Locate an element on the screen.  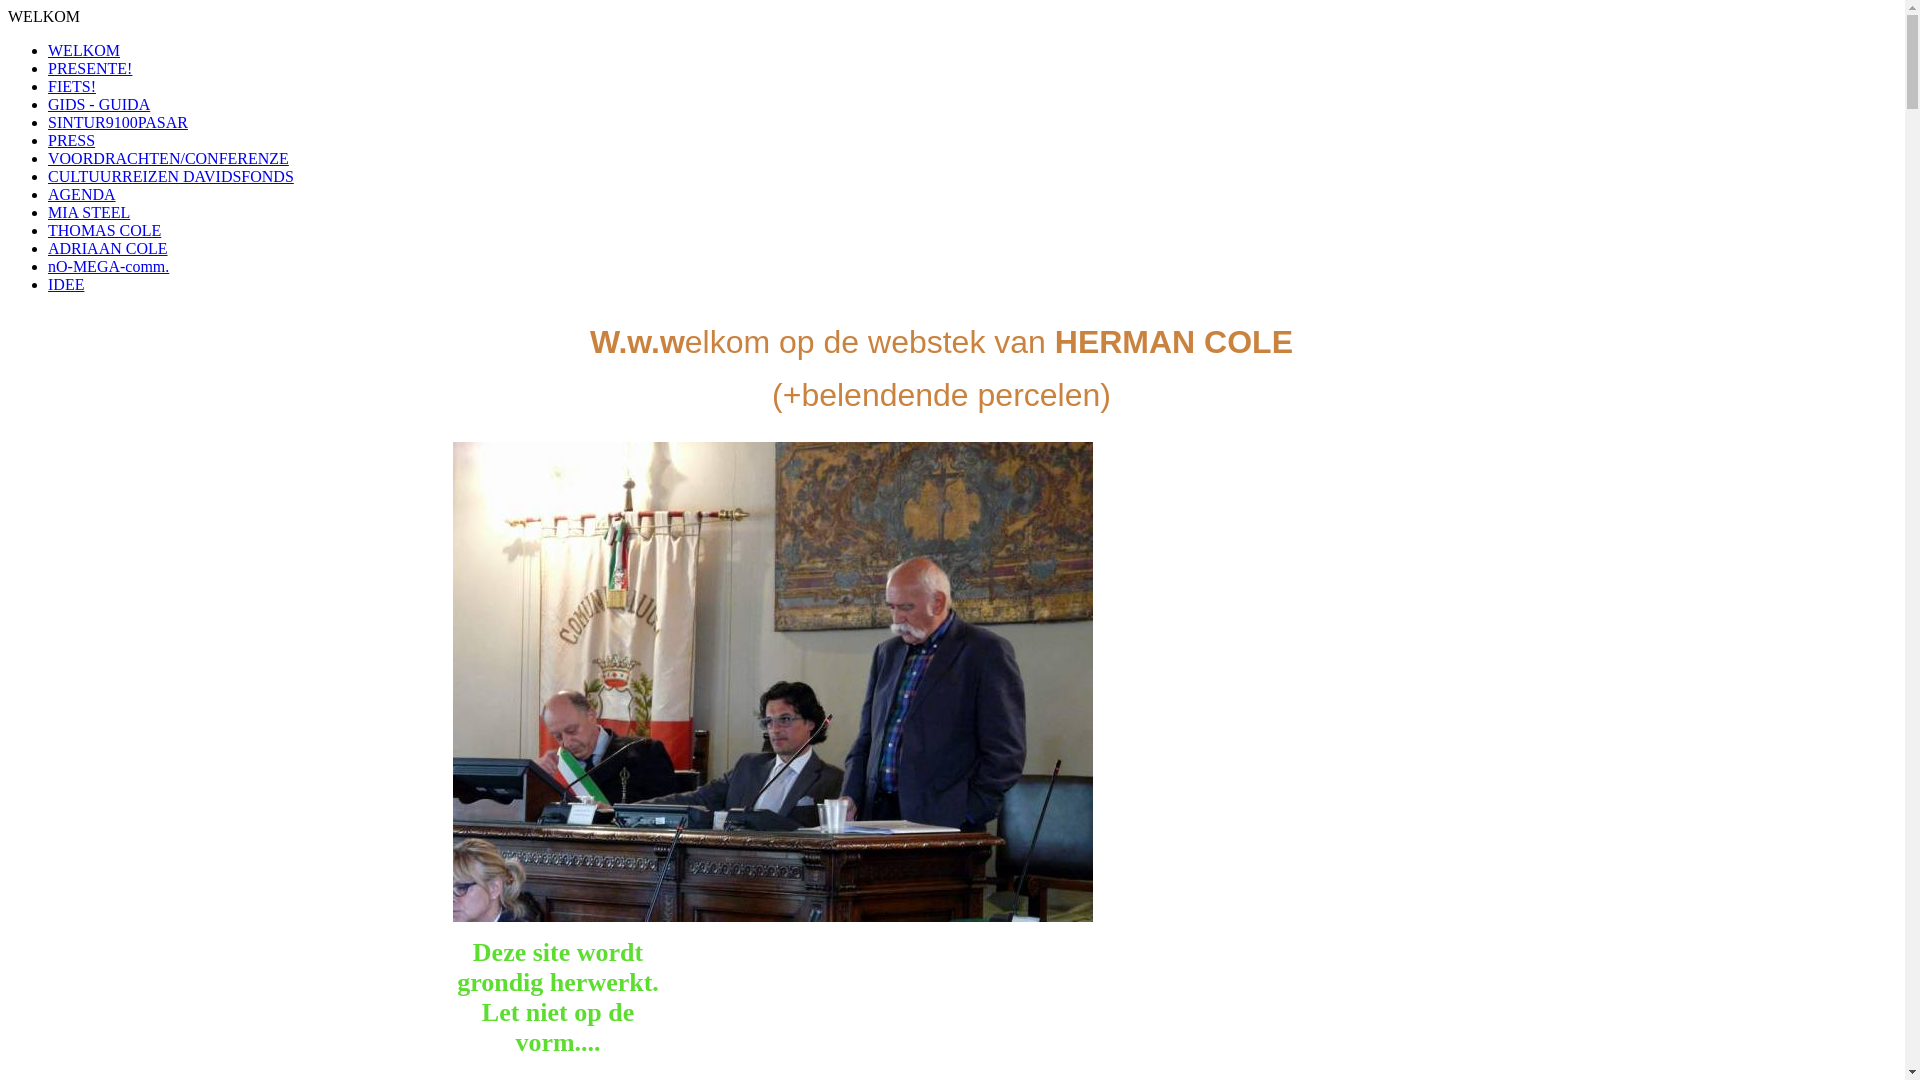
'CULTUURREIZEN DAVIDSFONDS' is located at coordinates (171, 175).